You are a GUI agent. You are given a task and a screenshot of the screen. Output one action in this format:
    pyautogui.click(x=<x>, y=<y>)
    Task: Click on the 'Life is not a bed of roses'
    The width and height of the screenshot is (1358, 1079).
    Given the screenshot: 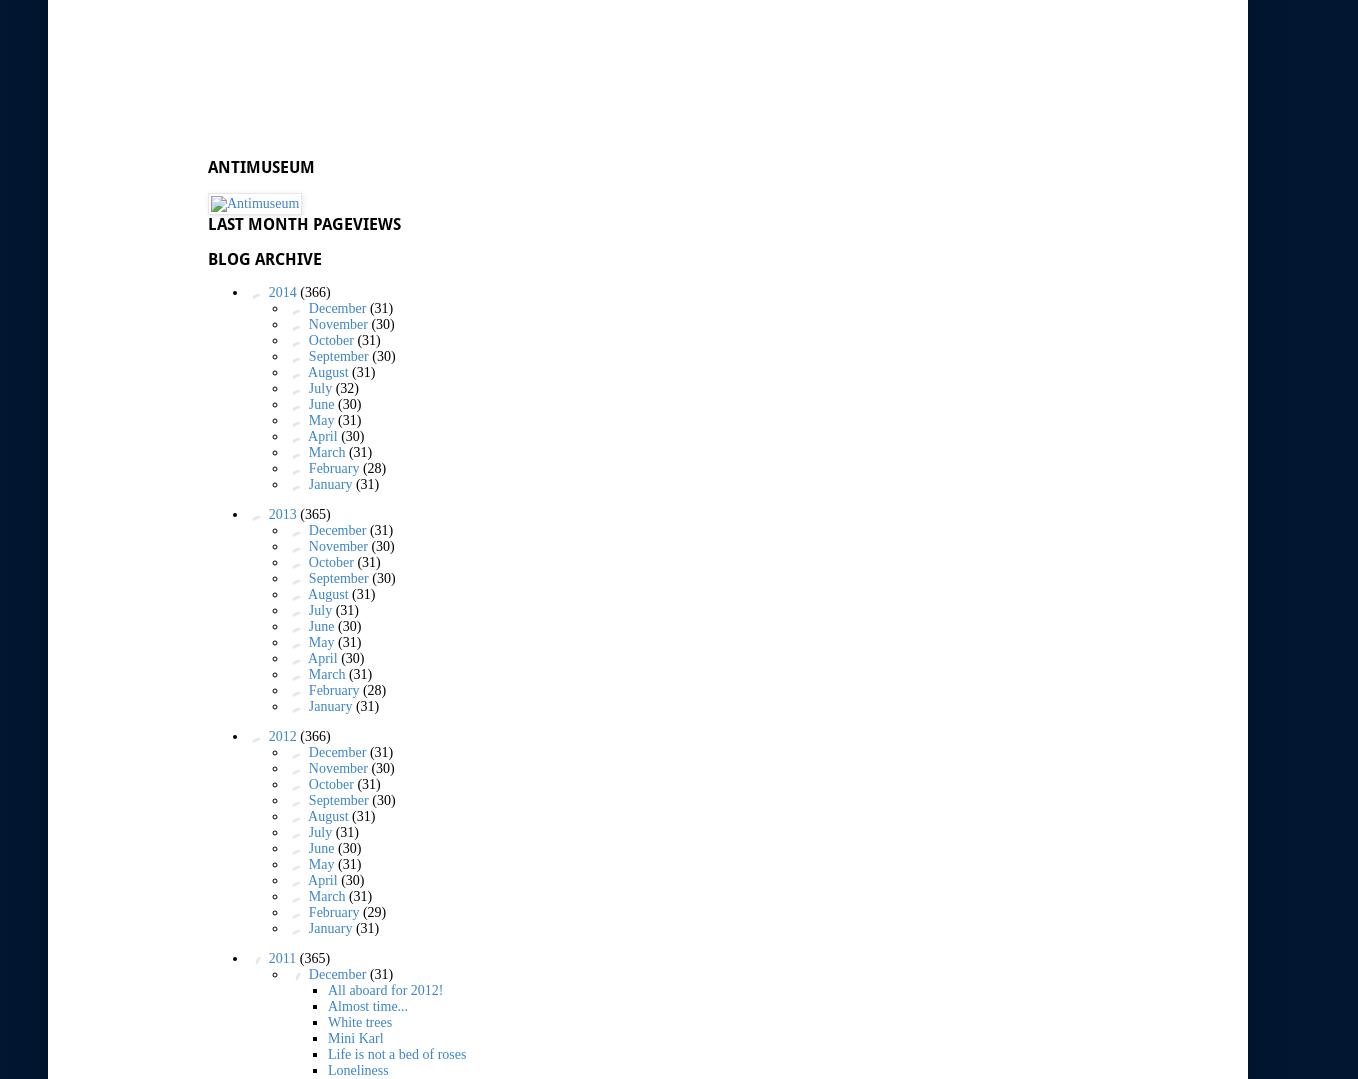 What is the action you would take?
    pyautogui.click(x=326, y=1052)
    